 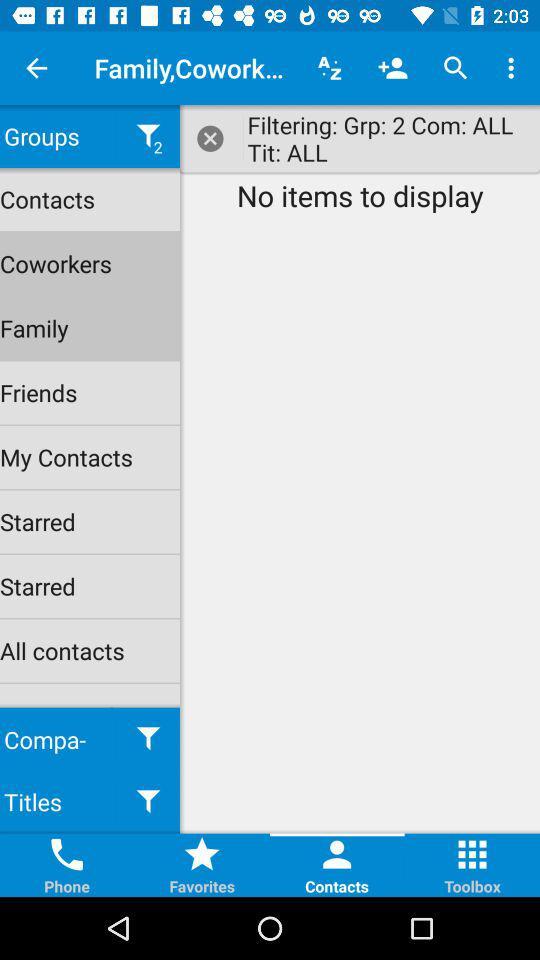 I want to click on the area, so click(x=210, y=137).